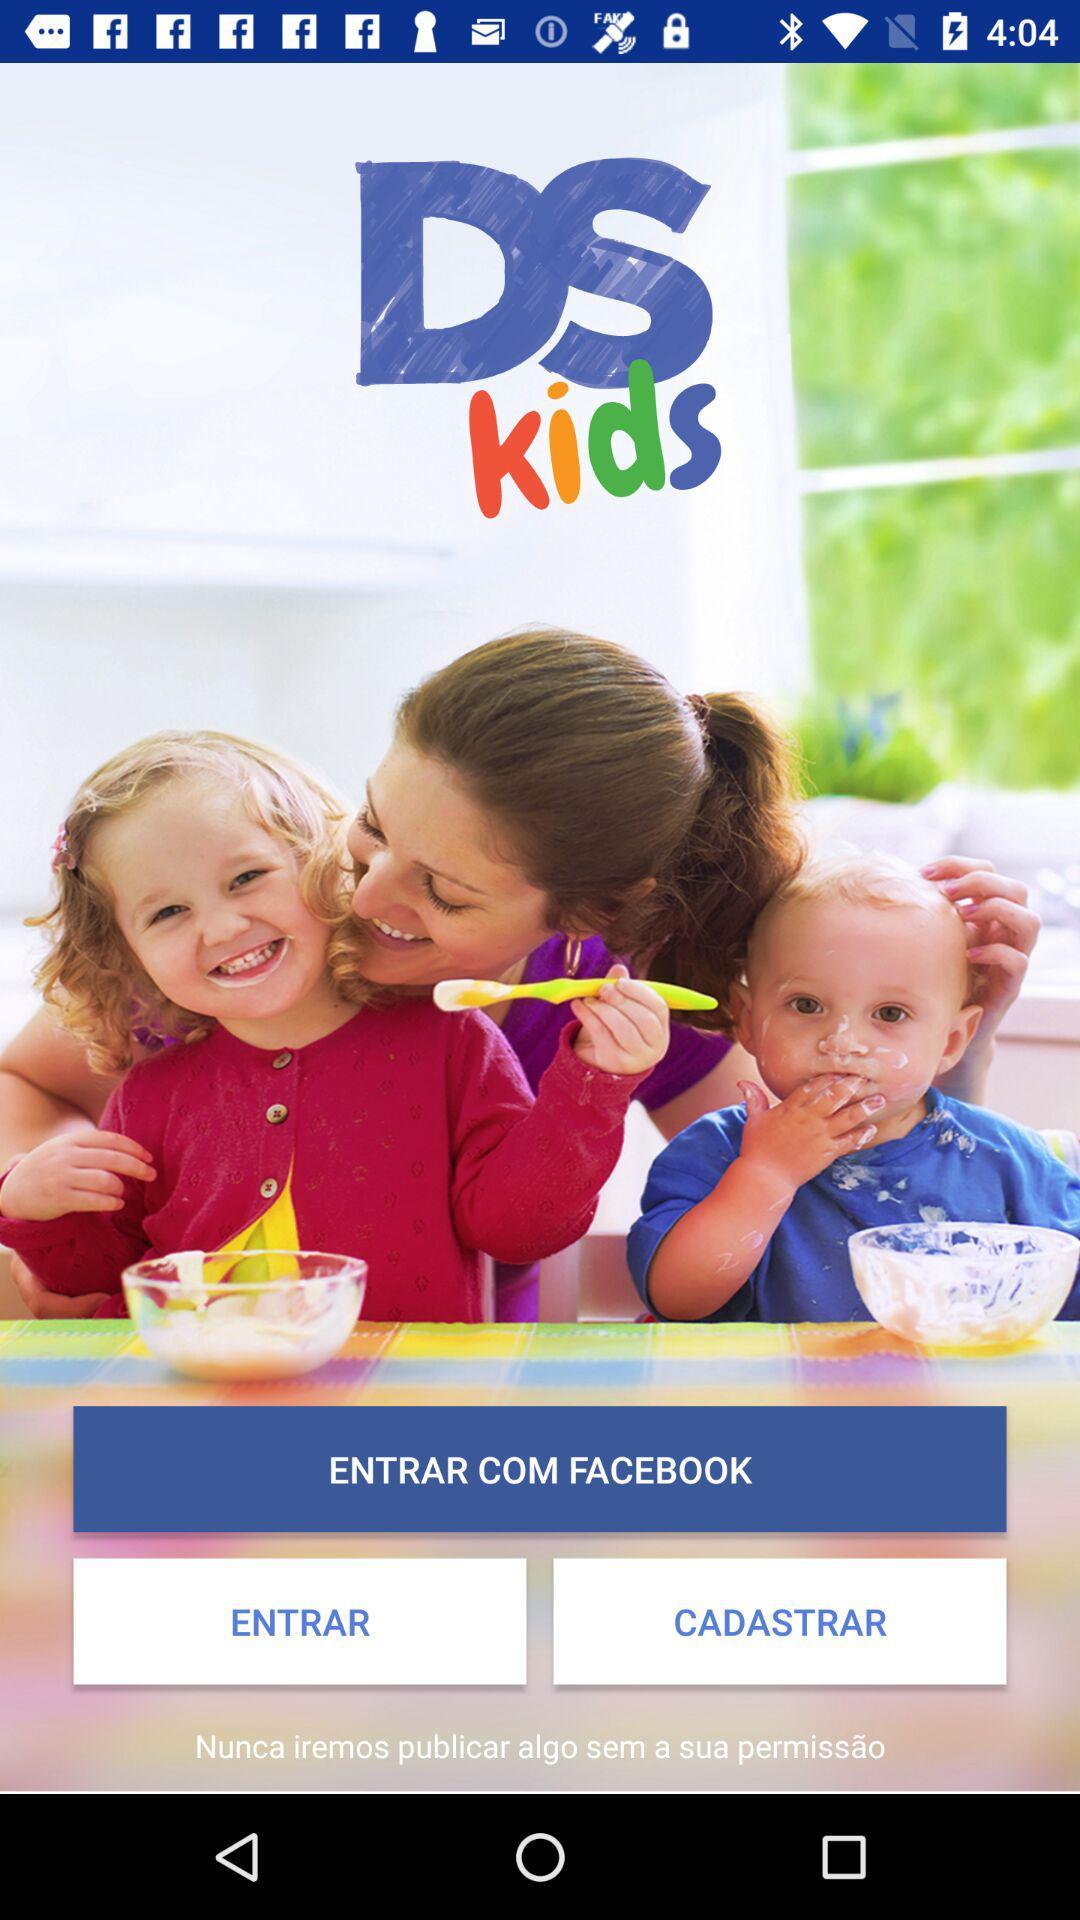  Describe the element at coordinates (540, 1469) in the screenshot. I see `entrar com facebook item` at that location.